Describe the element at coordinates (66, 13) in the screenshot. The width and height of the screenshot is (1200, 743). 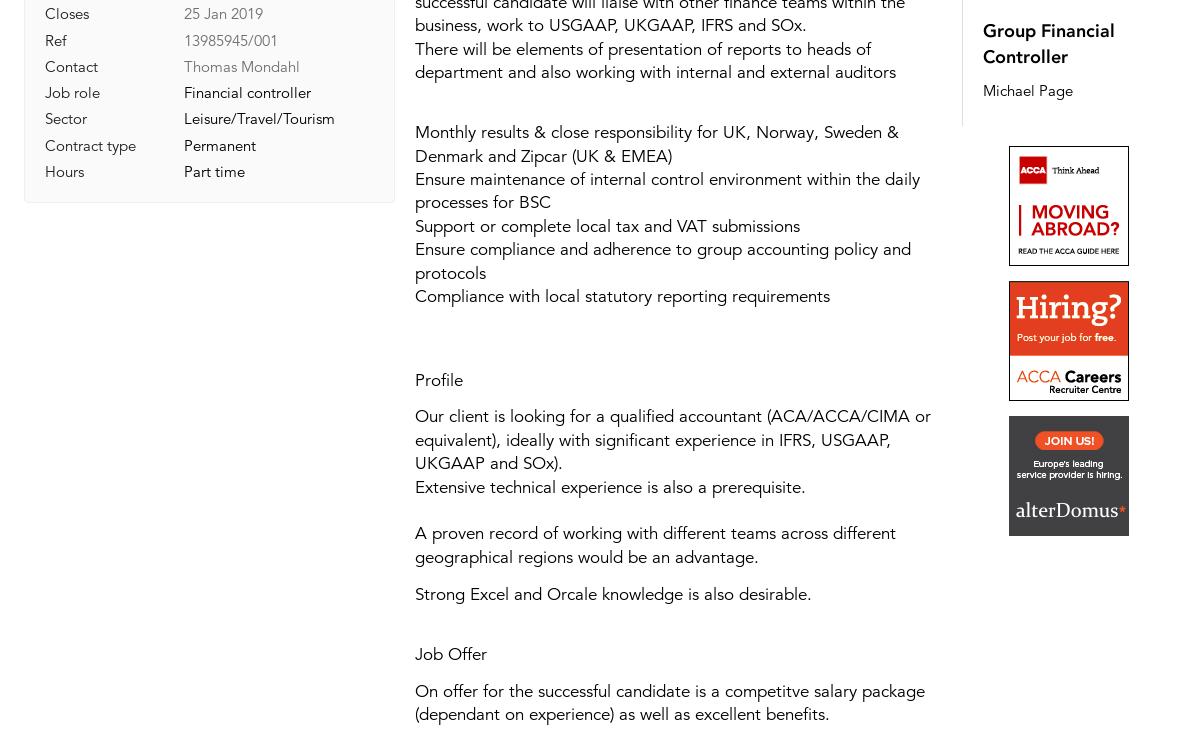
I see `'Closes'` at that location.